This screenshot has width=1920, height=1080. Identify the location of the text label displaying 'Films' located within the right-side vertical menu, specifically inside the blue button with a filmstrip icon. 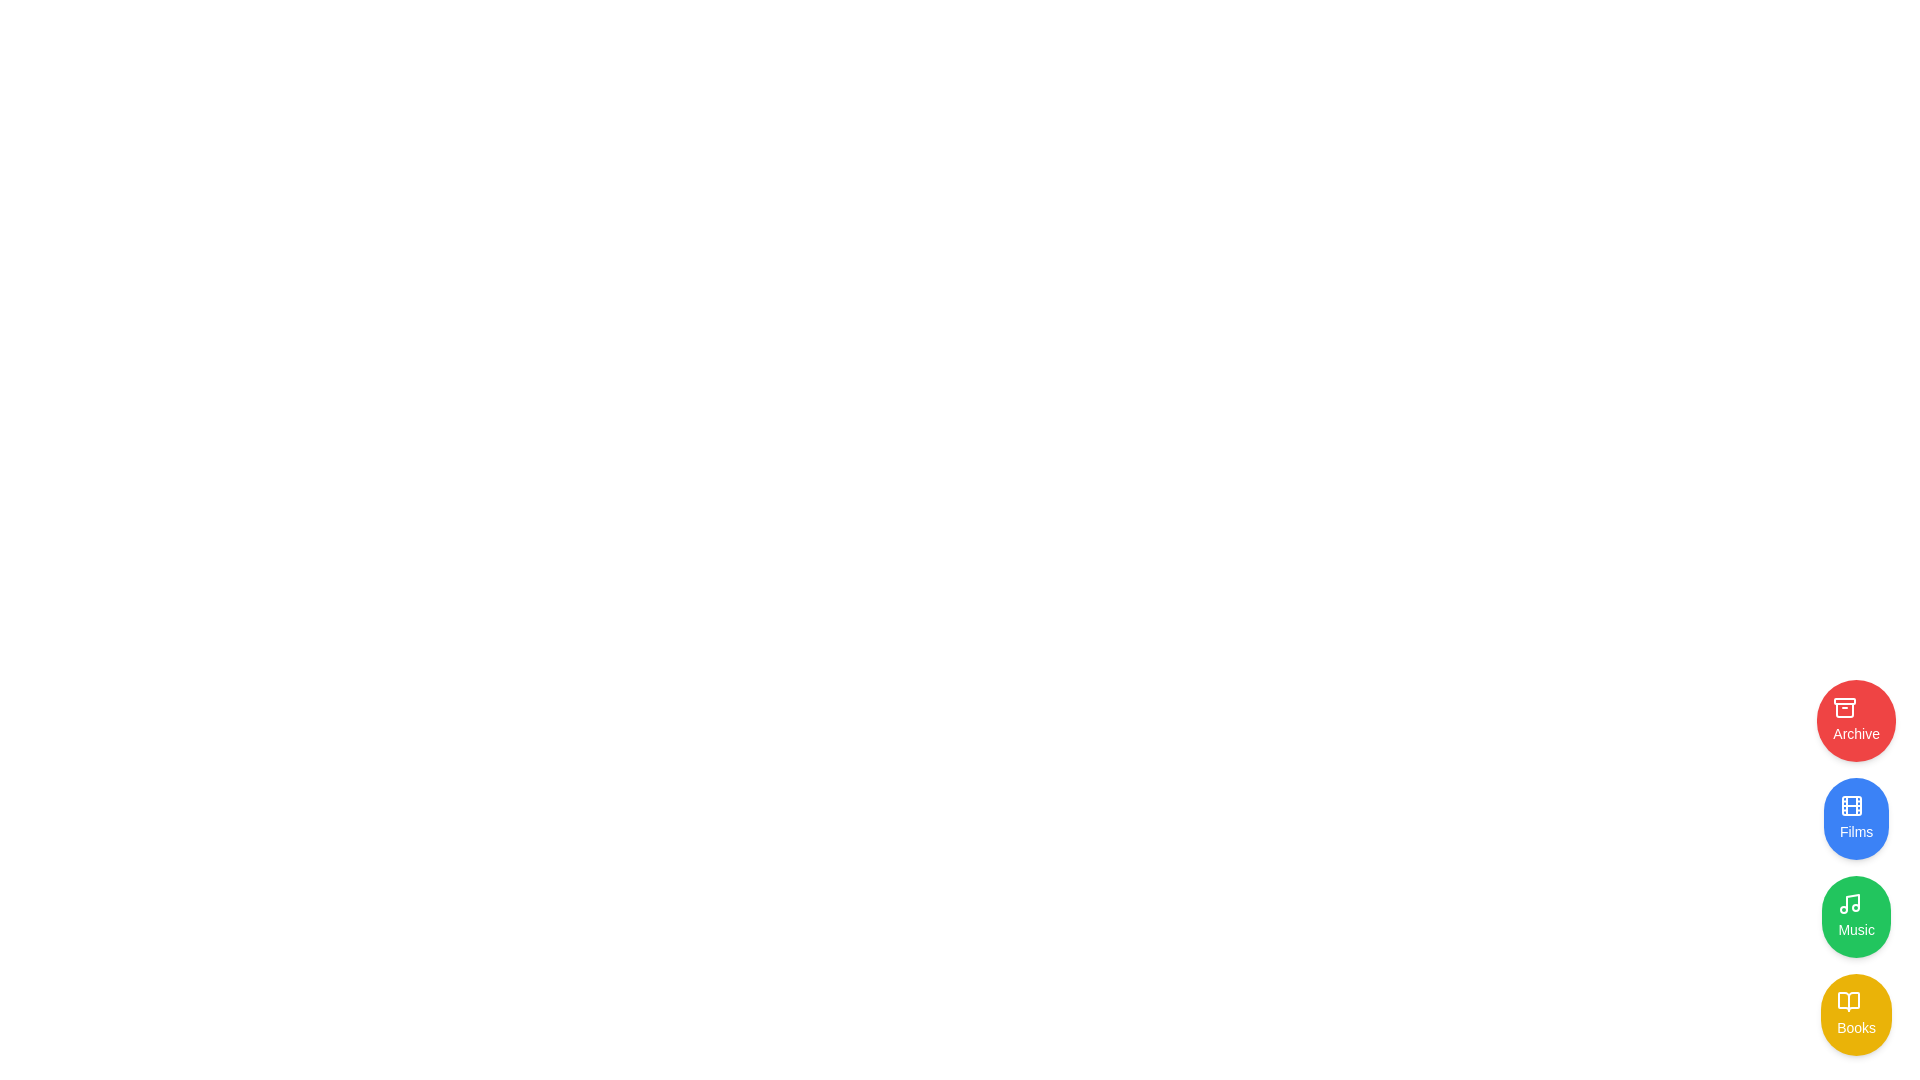
(1855, 832).